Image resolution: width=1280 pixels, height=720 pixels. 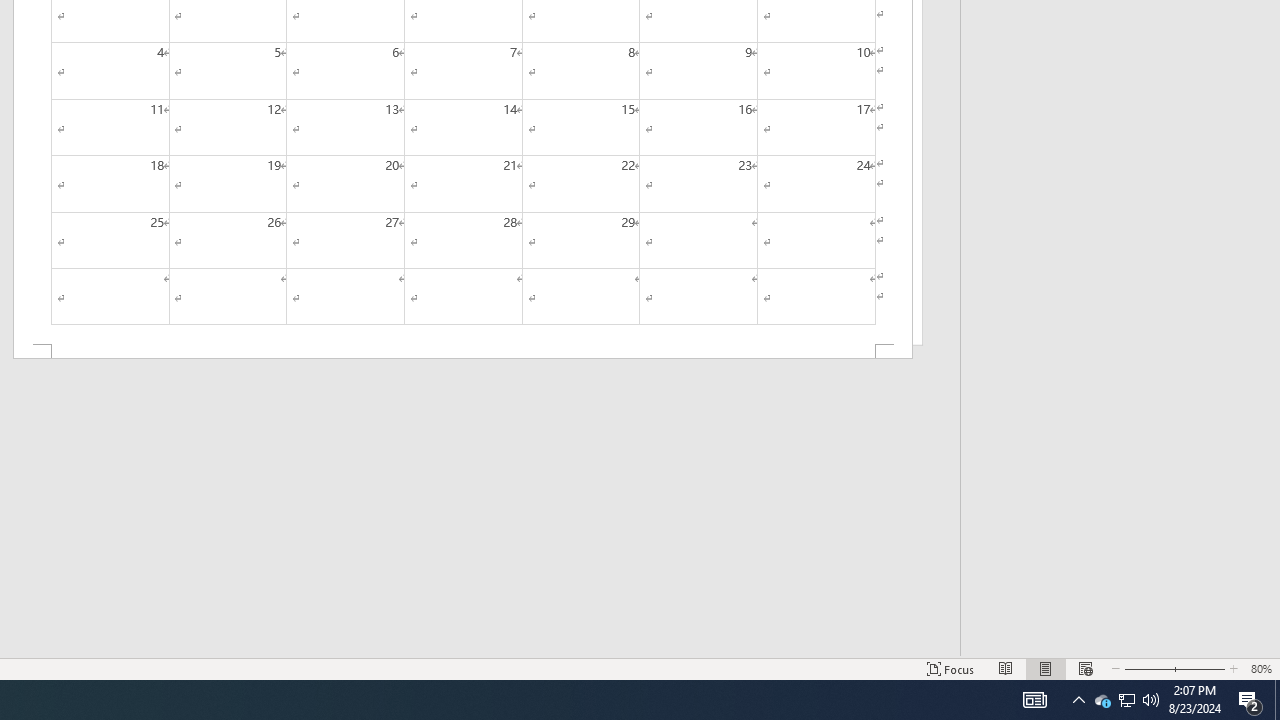 I want to click on 'Print Layout', so click(x=1045, y=669).